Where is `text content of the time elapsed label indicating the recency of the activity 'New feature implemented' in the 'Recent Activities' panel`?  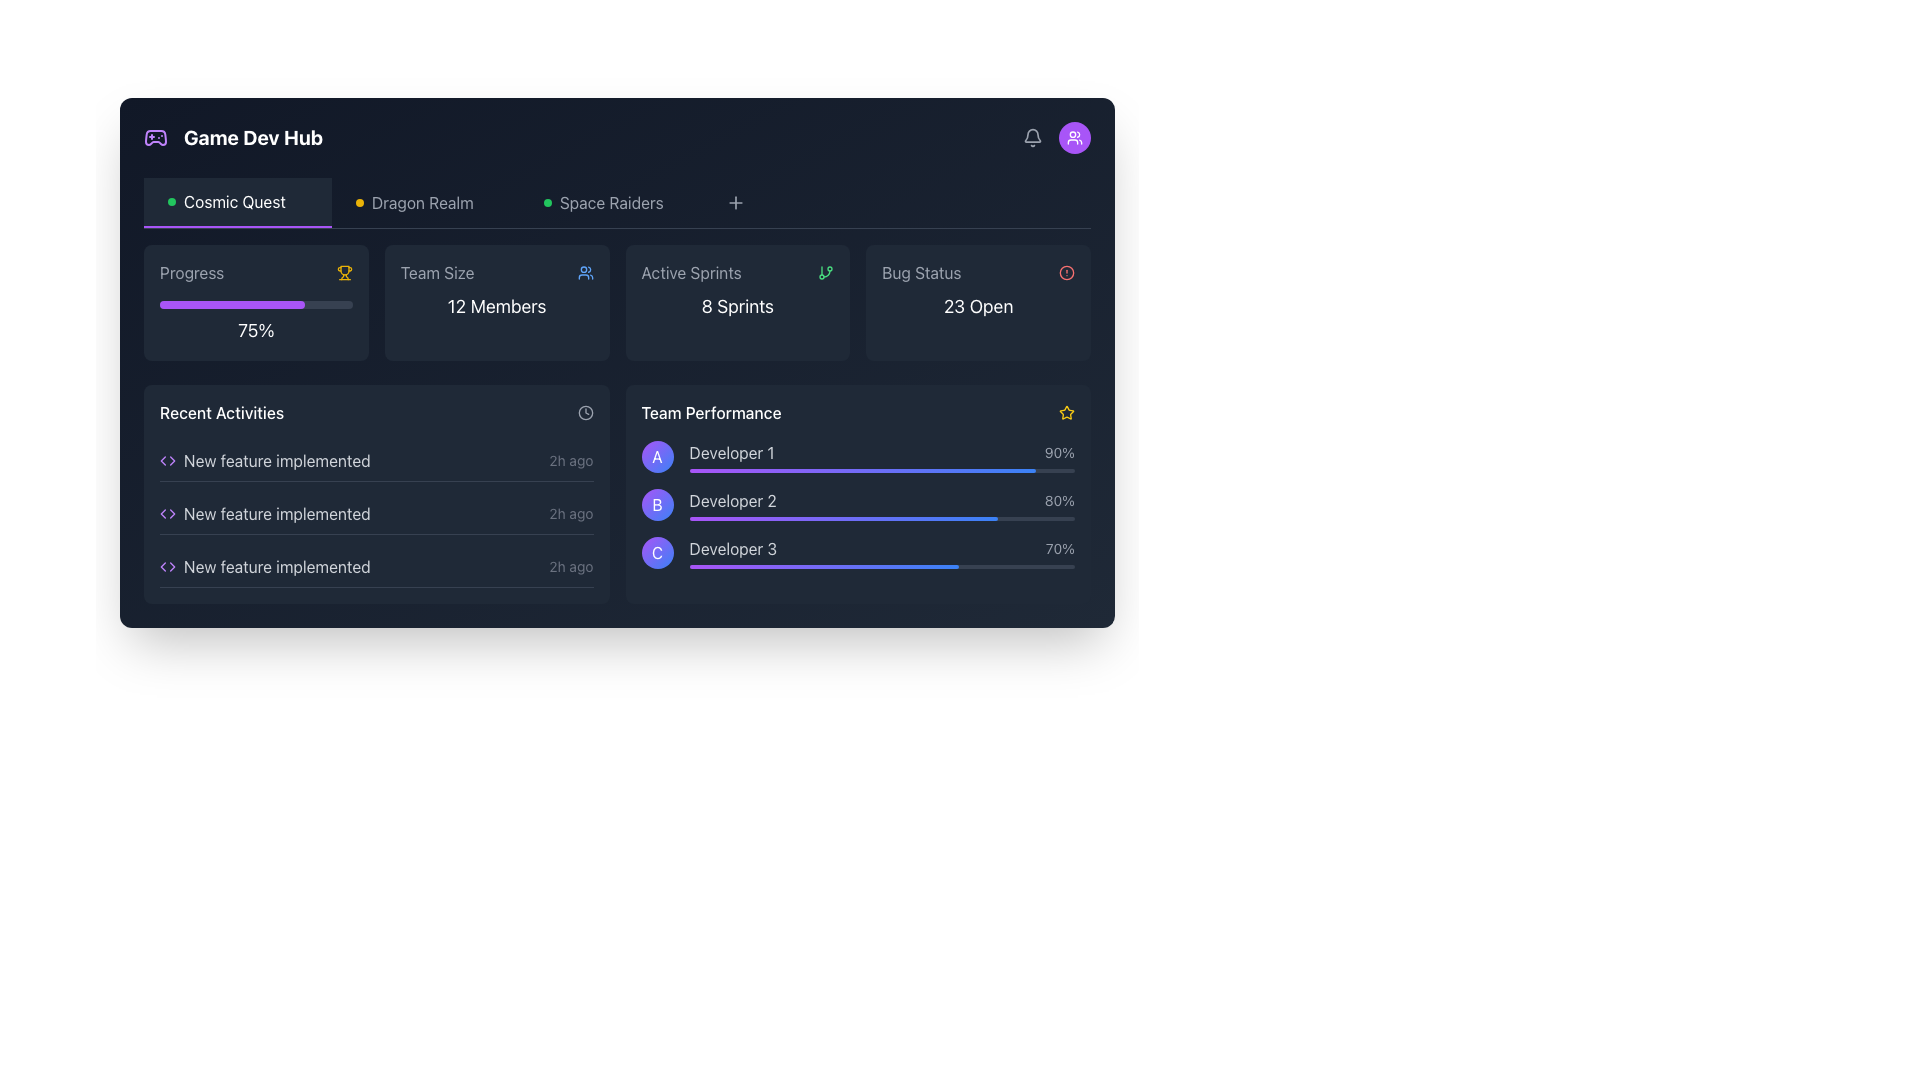 text content of the time elapsed label indicating the recency of the activity 'New feature implemented' in the 'Recent Activities' panel is located at coordinates (570, 512).